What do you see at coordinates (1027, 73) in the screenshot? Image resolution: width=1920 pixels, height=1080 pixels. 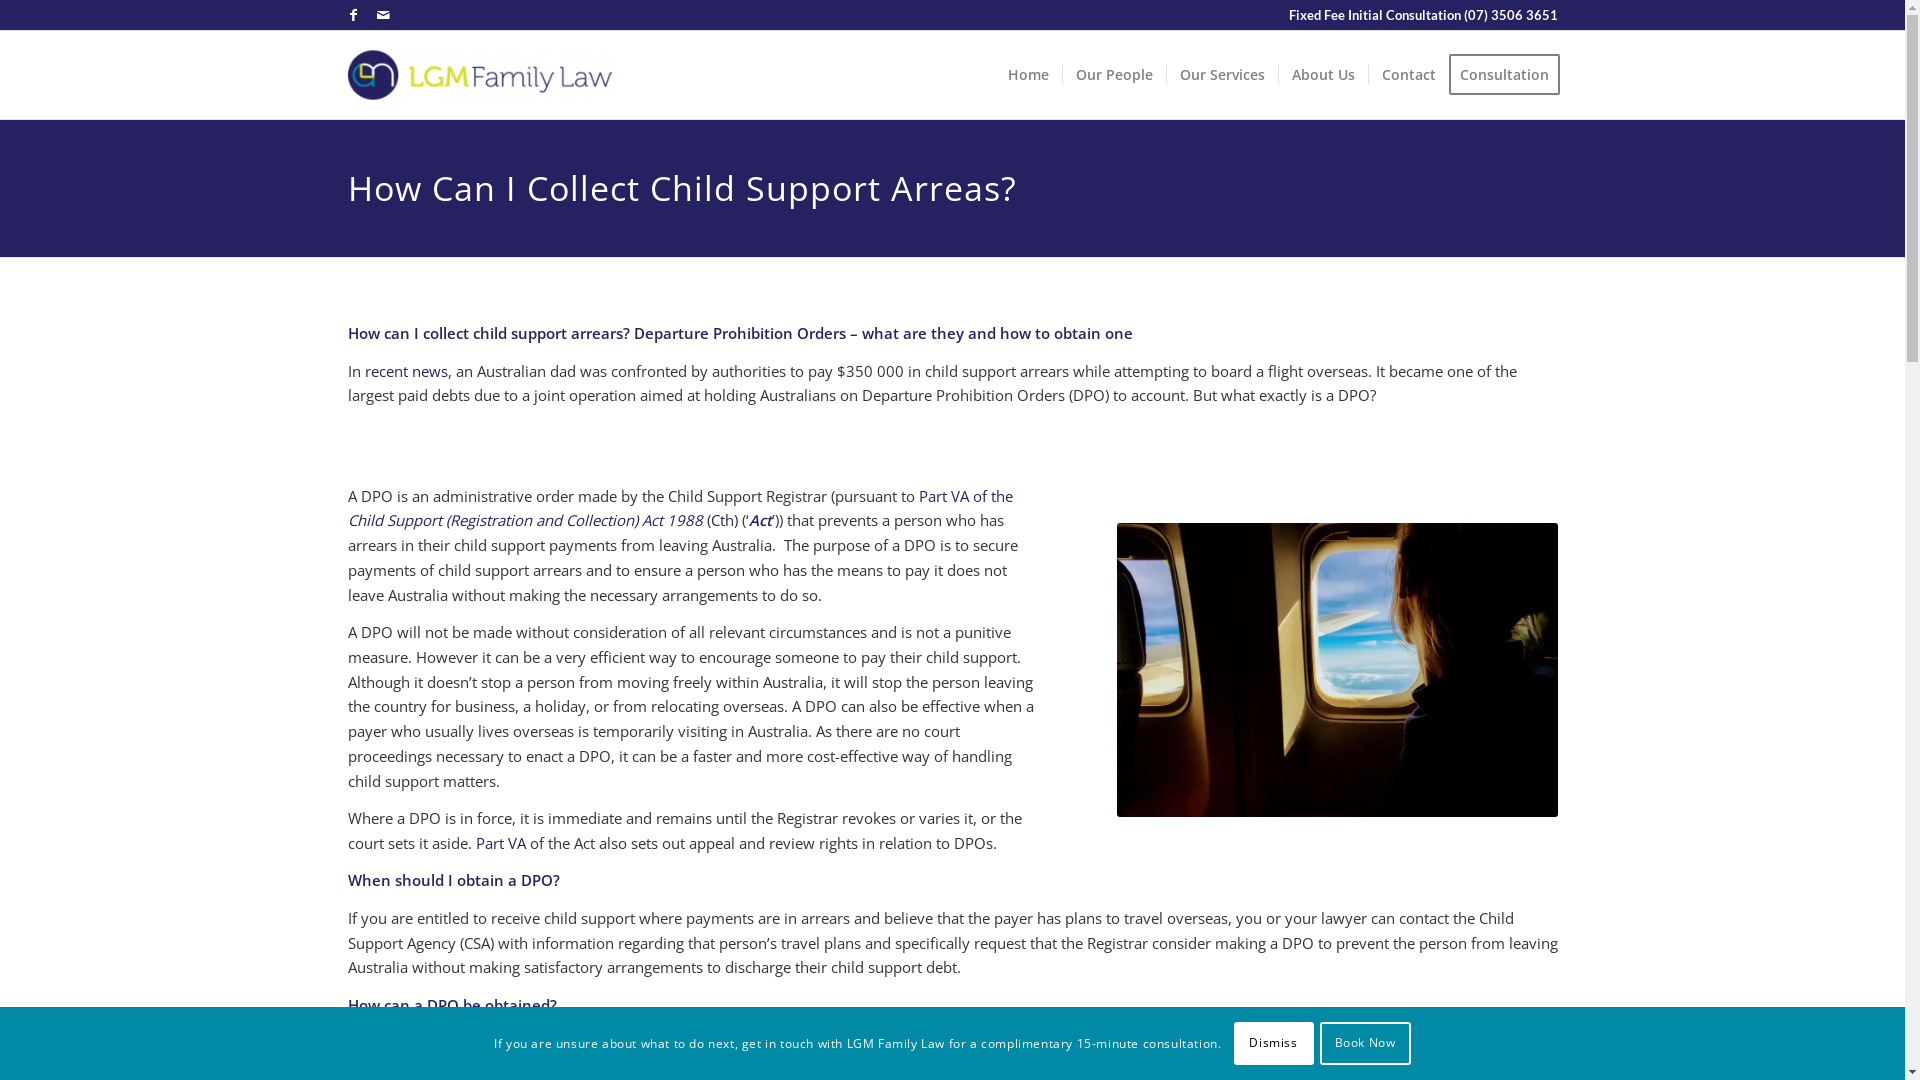 I see `'Home'` at bounding box center [1027, 73].